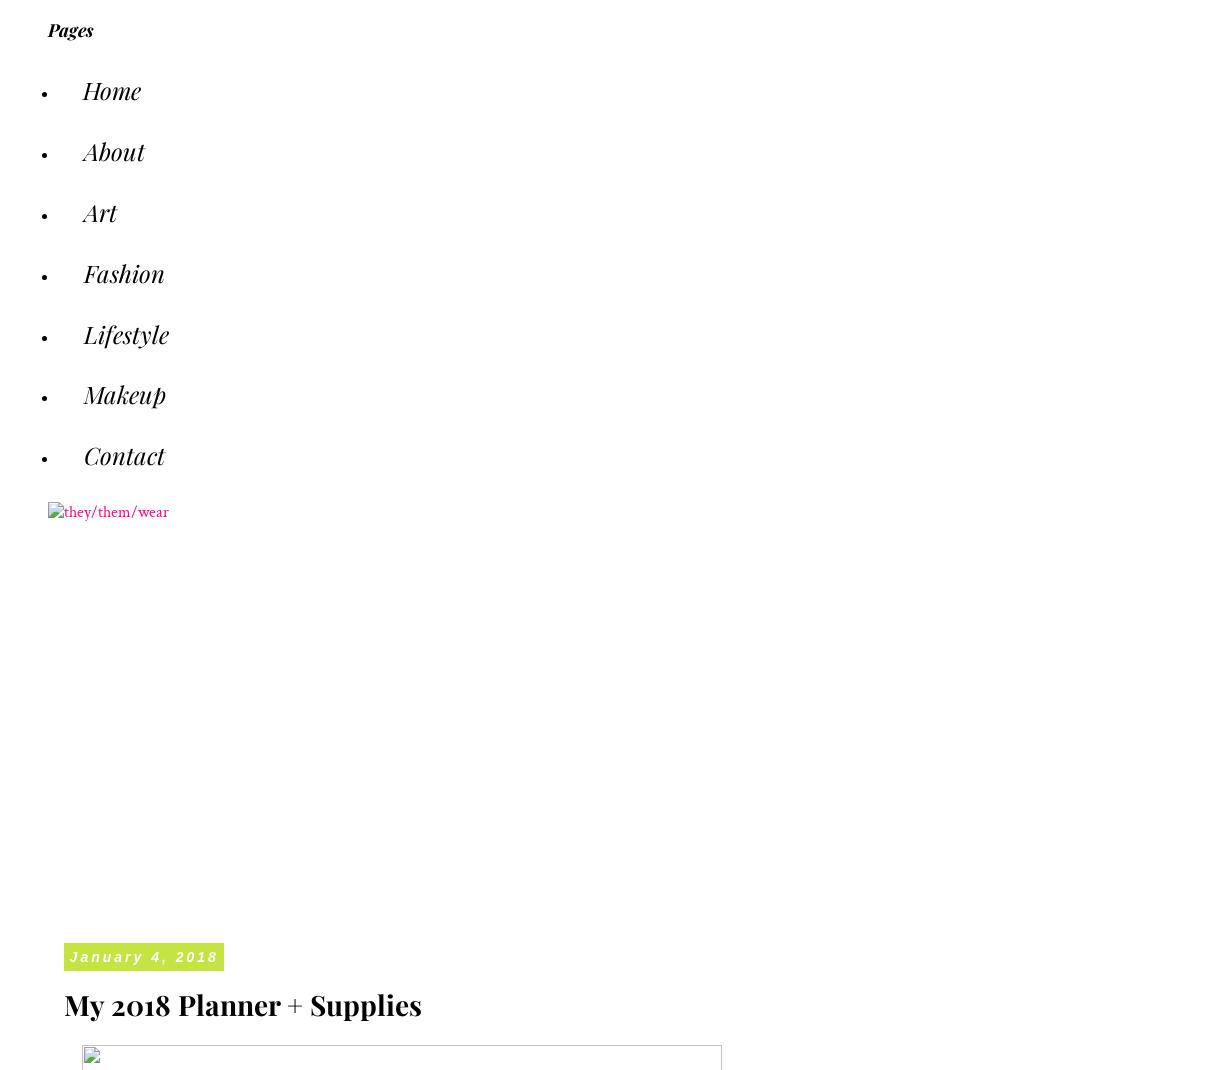  What do you see at coordinates (113, 150) in the screenshot?
I see `'About'` at bounding box center [113, 150].